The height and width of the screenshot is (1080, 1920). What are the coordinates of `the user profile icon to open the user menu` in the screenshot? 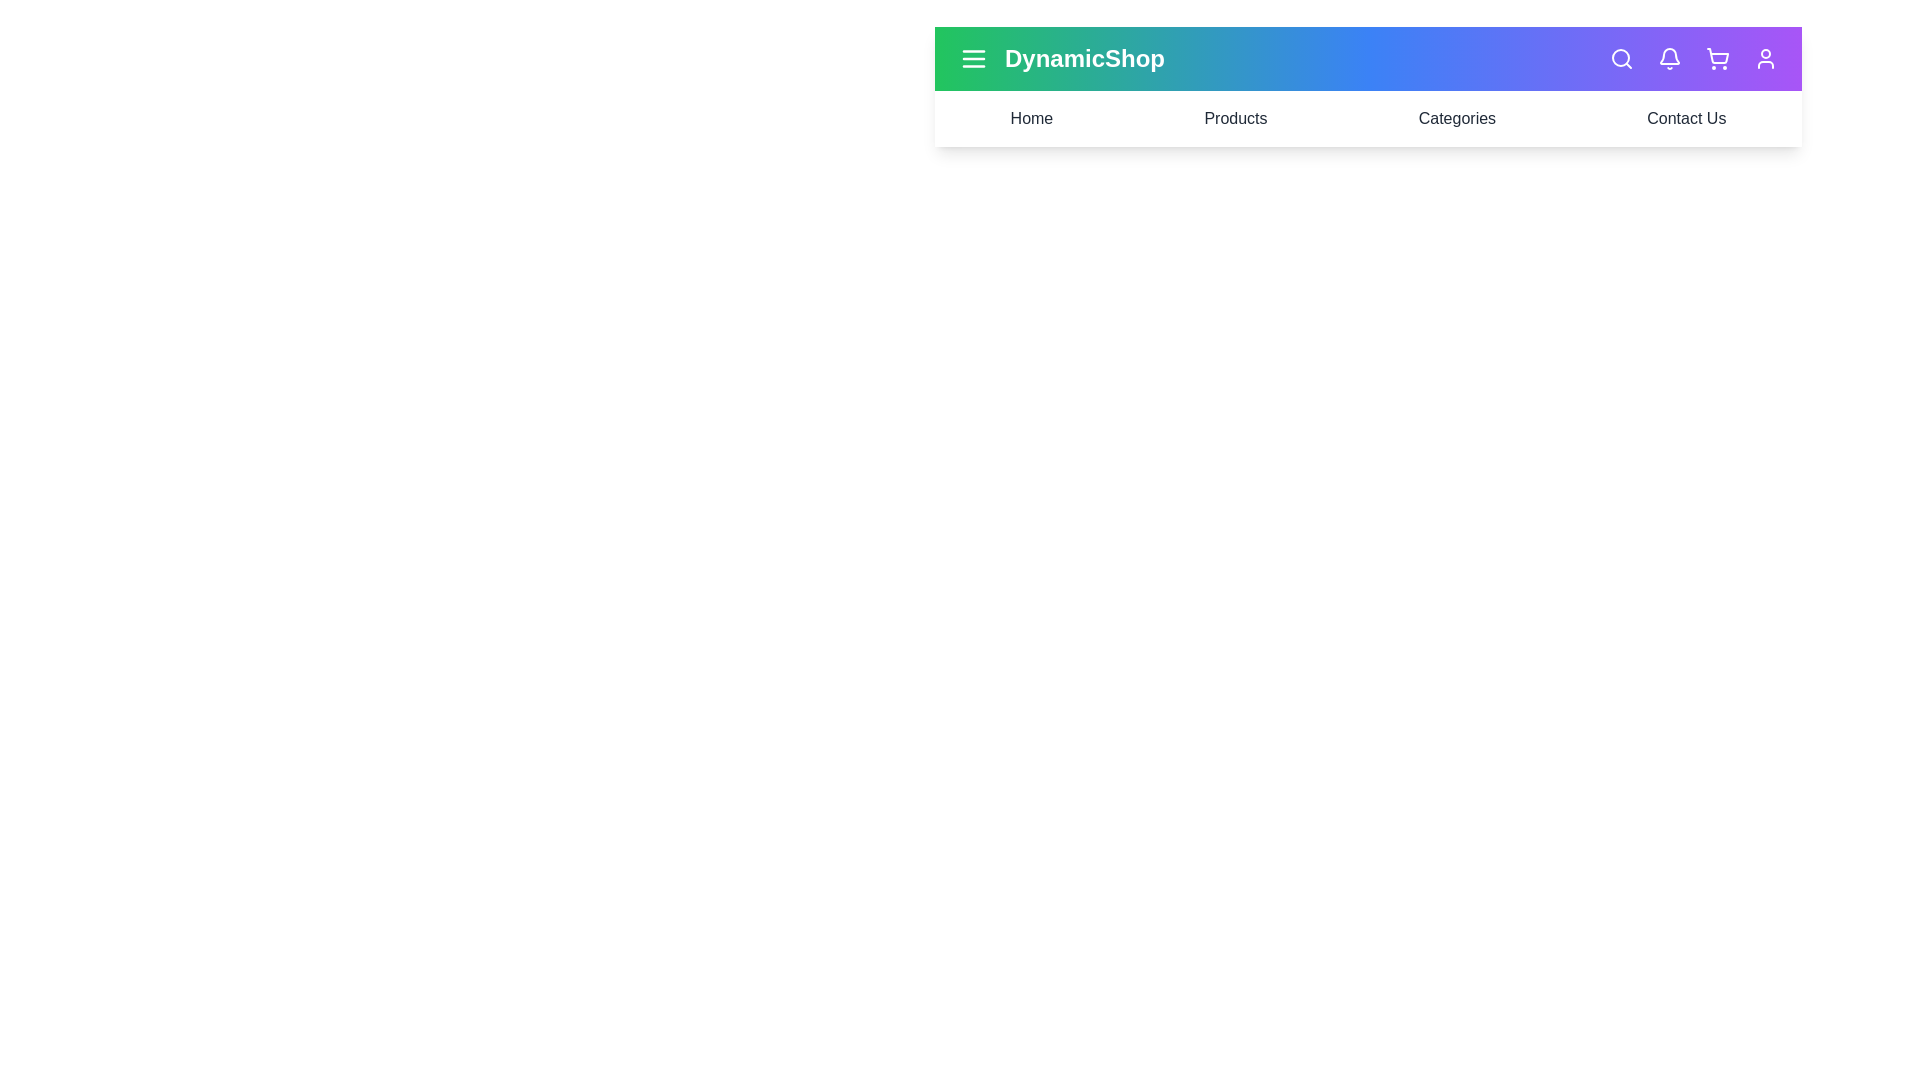 It's located at (1766, 57).